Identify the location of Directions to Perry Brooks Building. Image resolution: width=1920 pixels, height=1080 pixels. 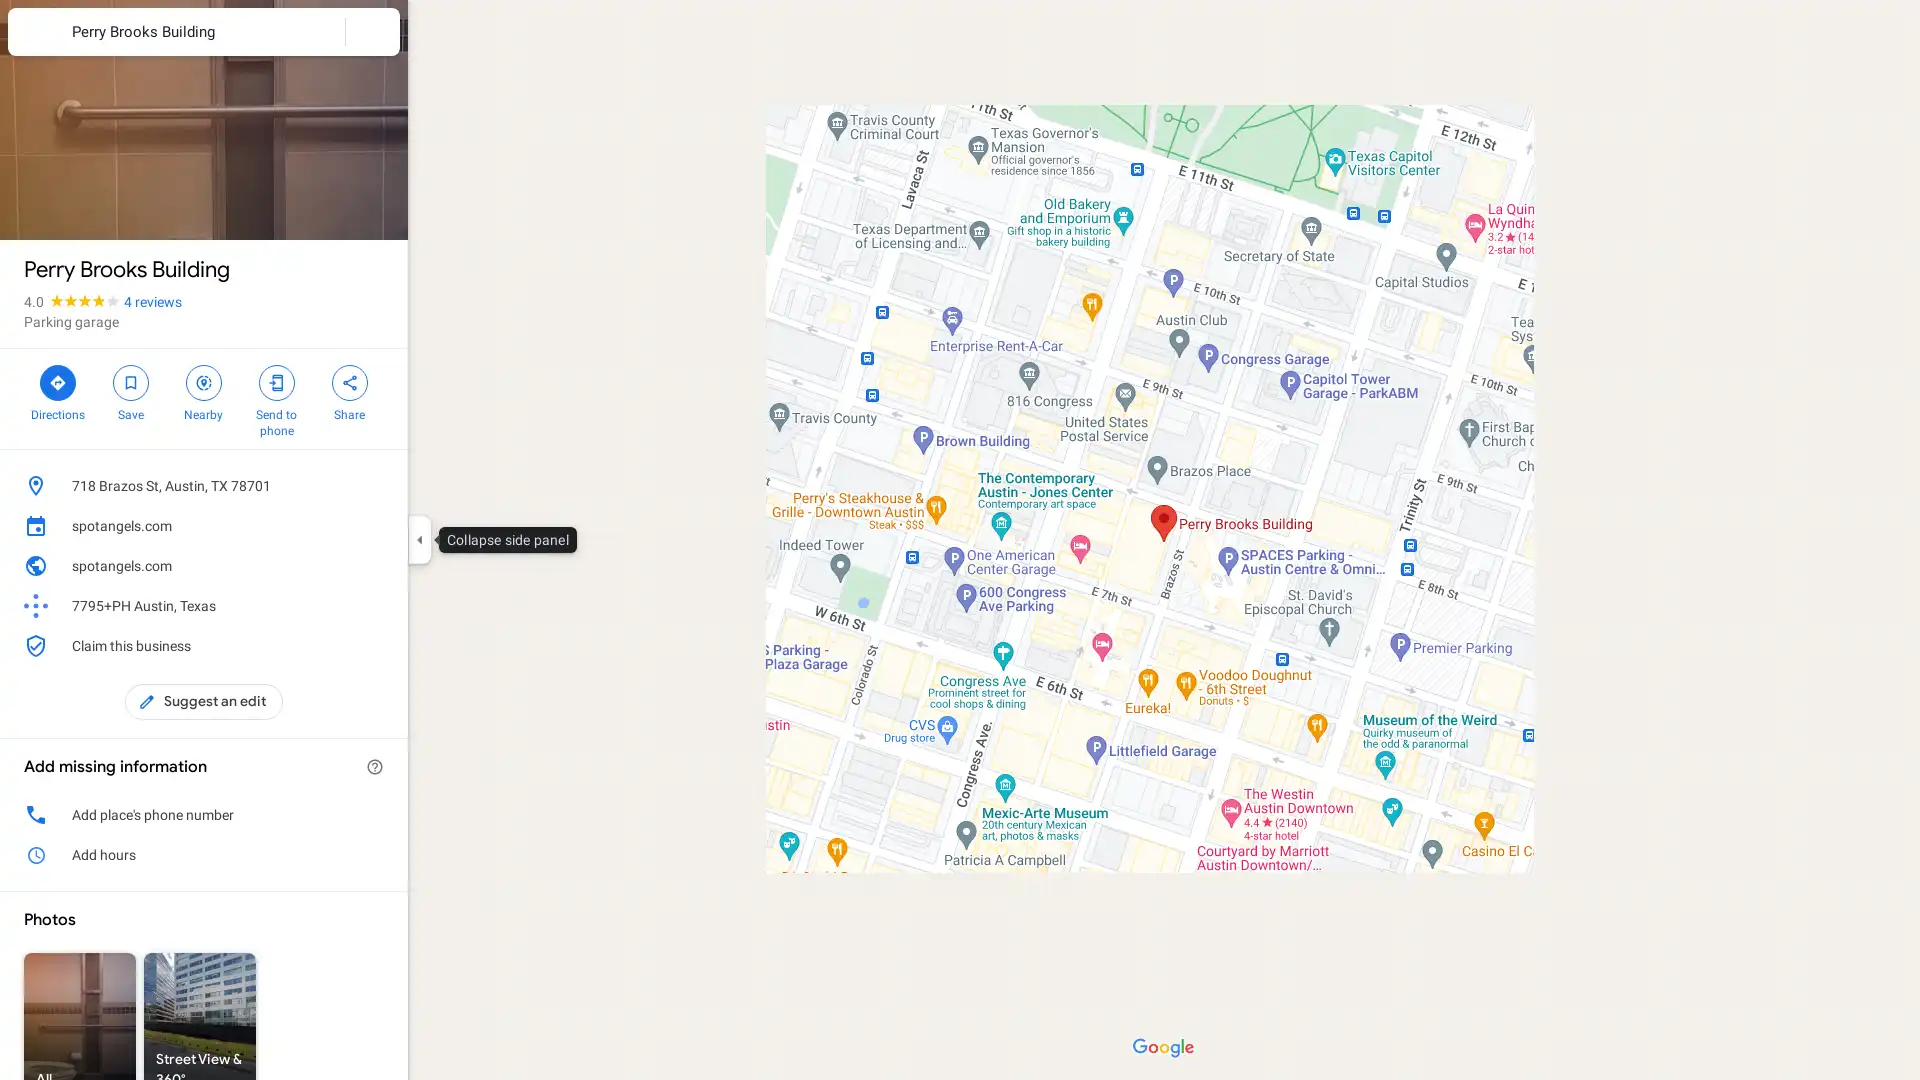
(57, 390).